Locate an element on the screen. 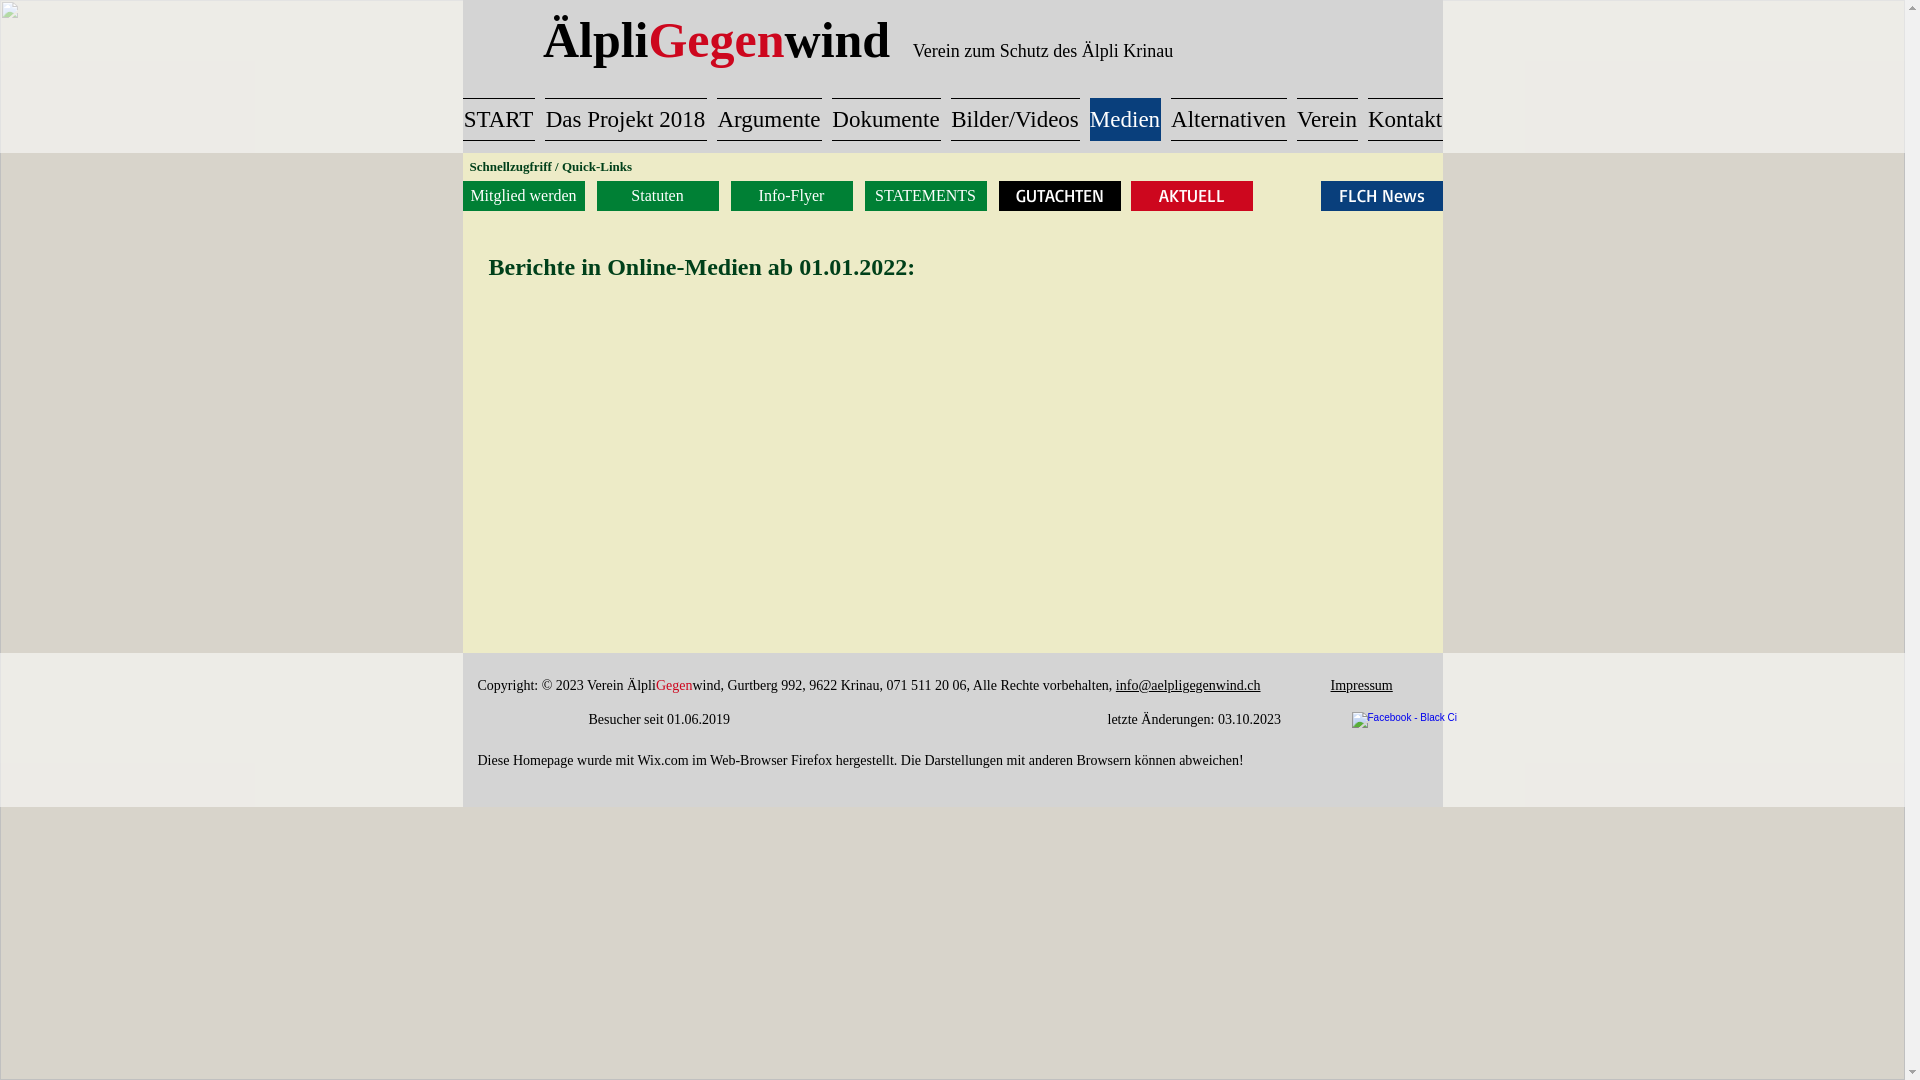 The width and height of the screenshot is (1920, 1080). 'Argumente' is located at coordinates (768, 119).